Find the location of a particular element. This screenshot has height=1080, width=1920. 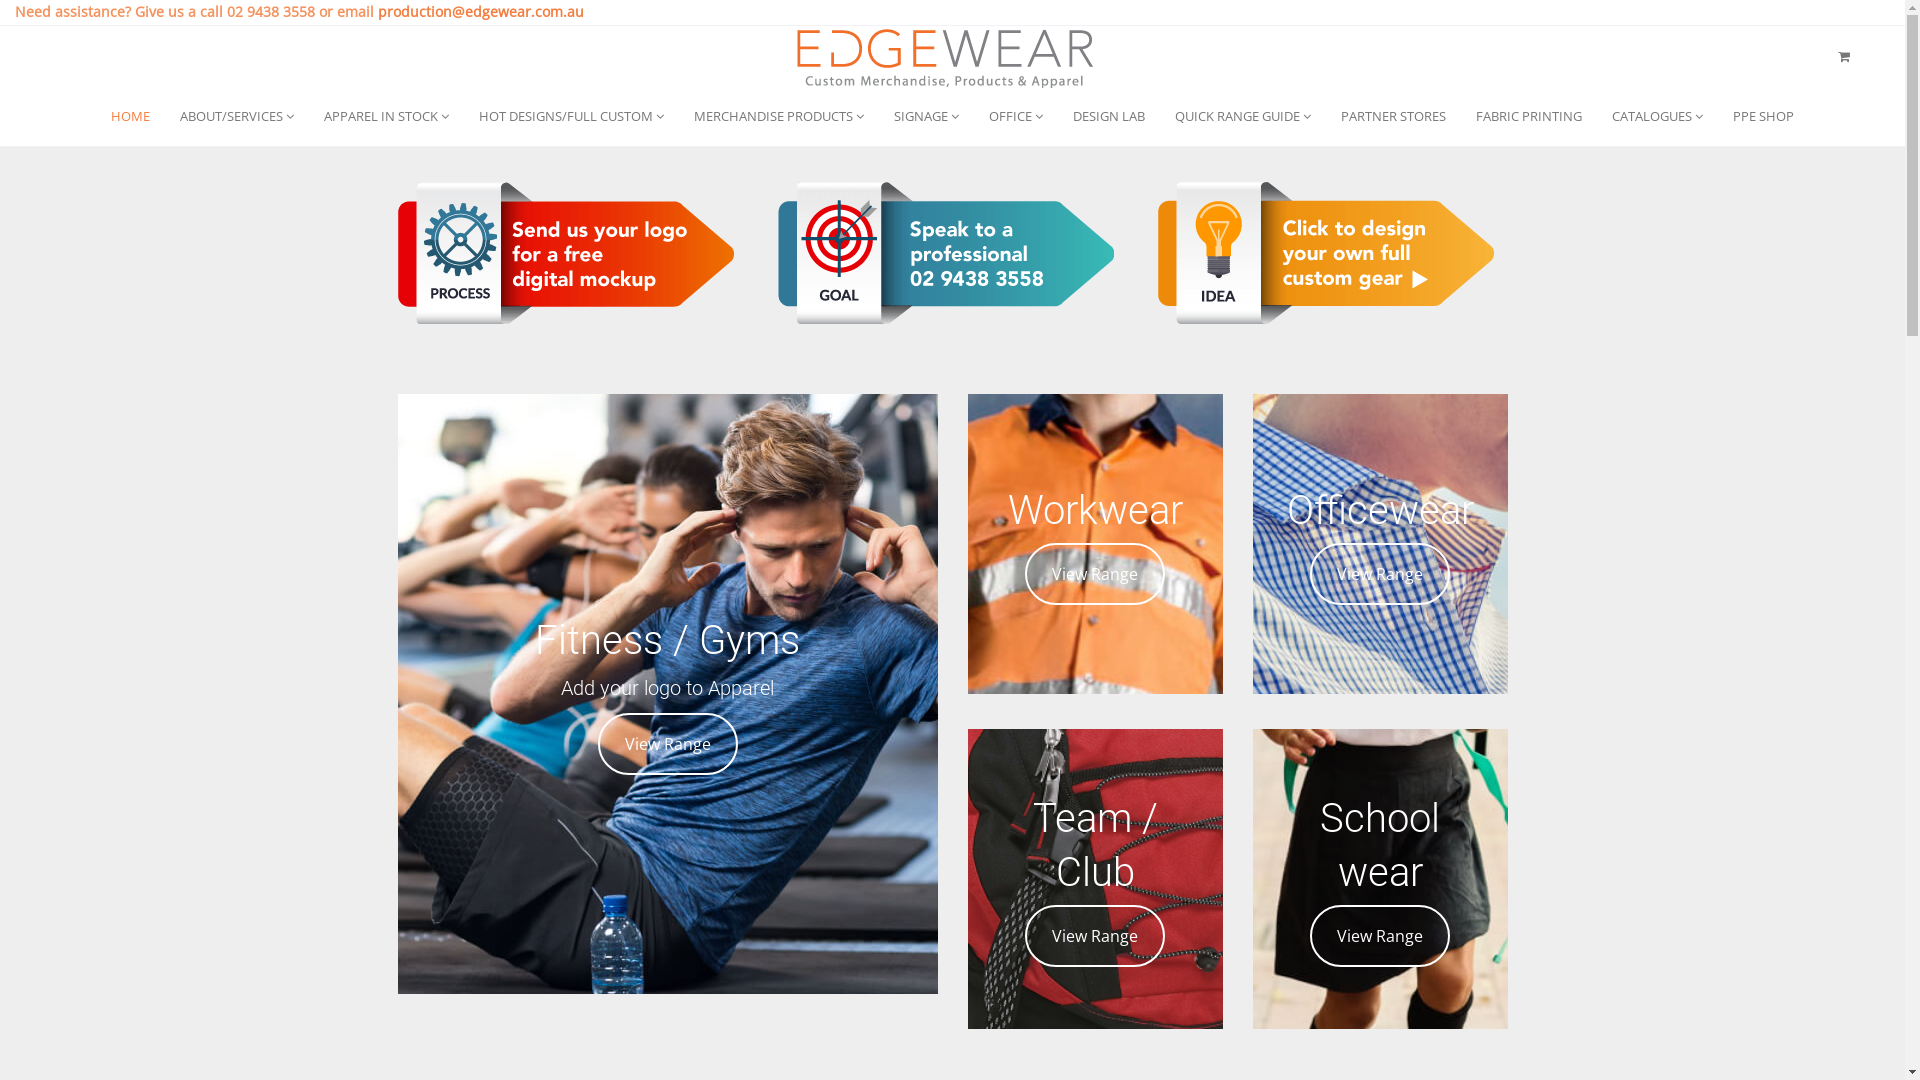

'02 9438 3558' is located at coordinates (226, 11).